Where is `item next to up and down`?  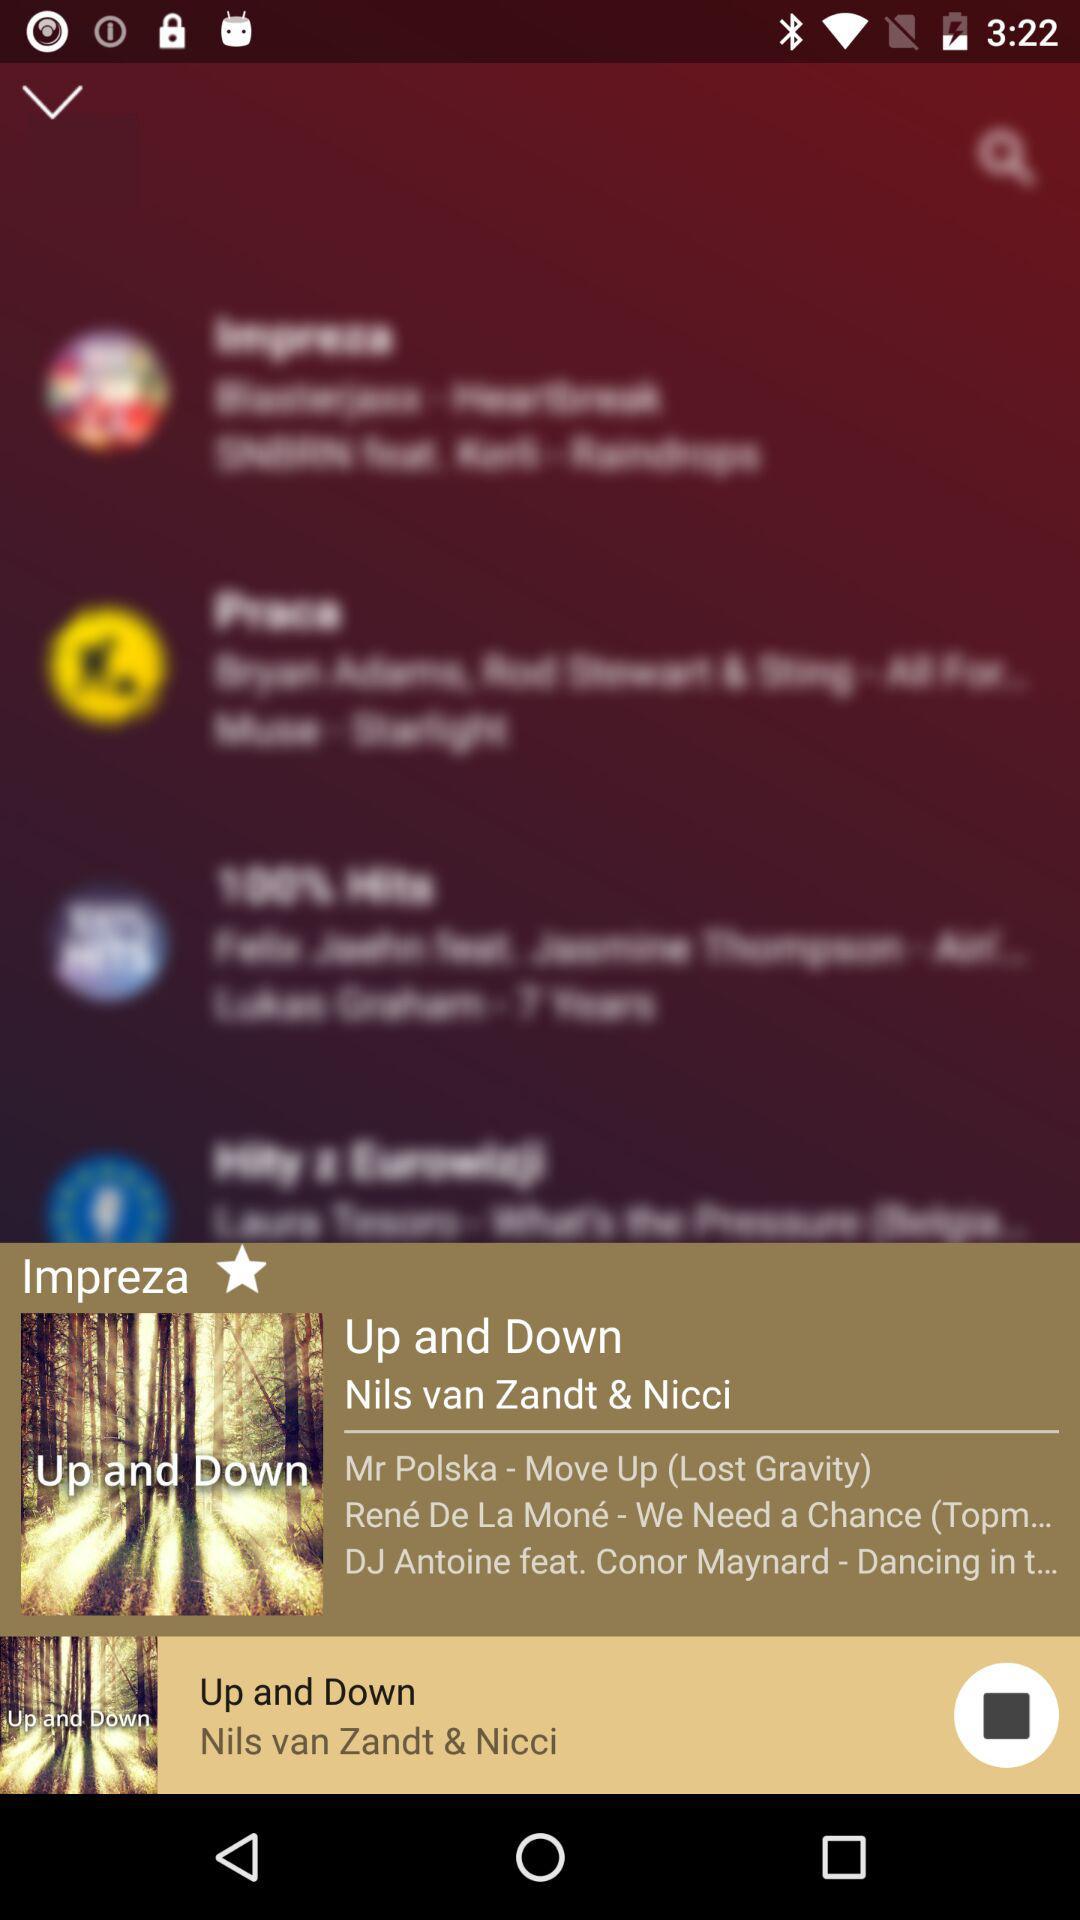
item next to up and down is located at coordinates (232, 1271).